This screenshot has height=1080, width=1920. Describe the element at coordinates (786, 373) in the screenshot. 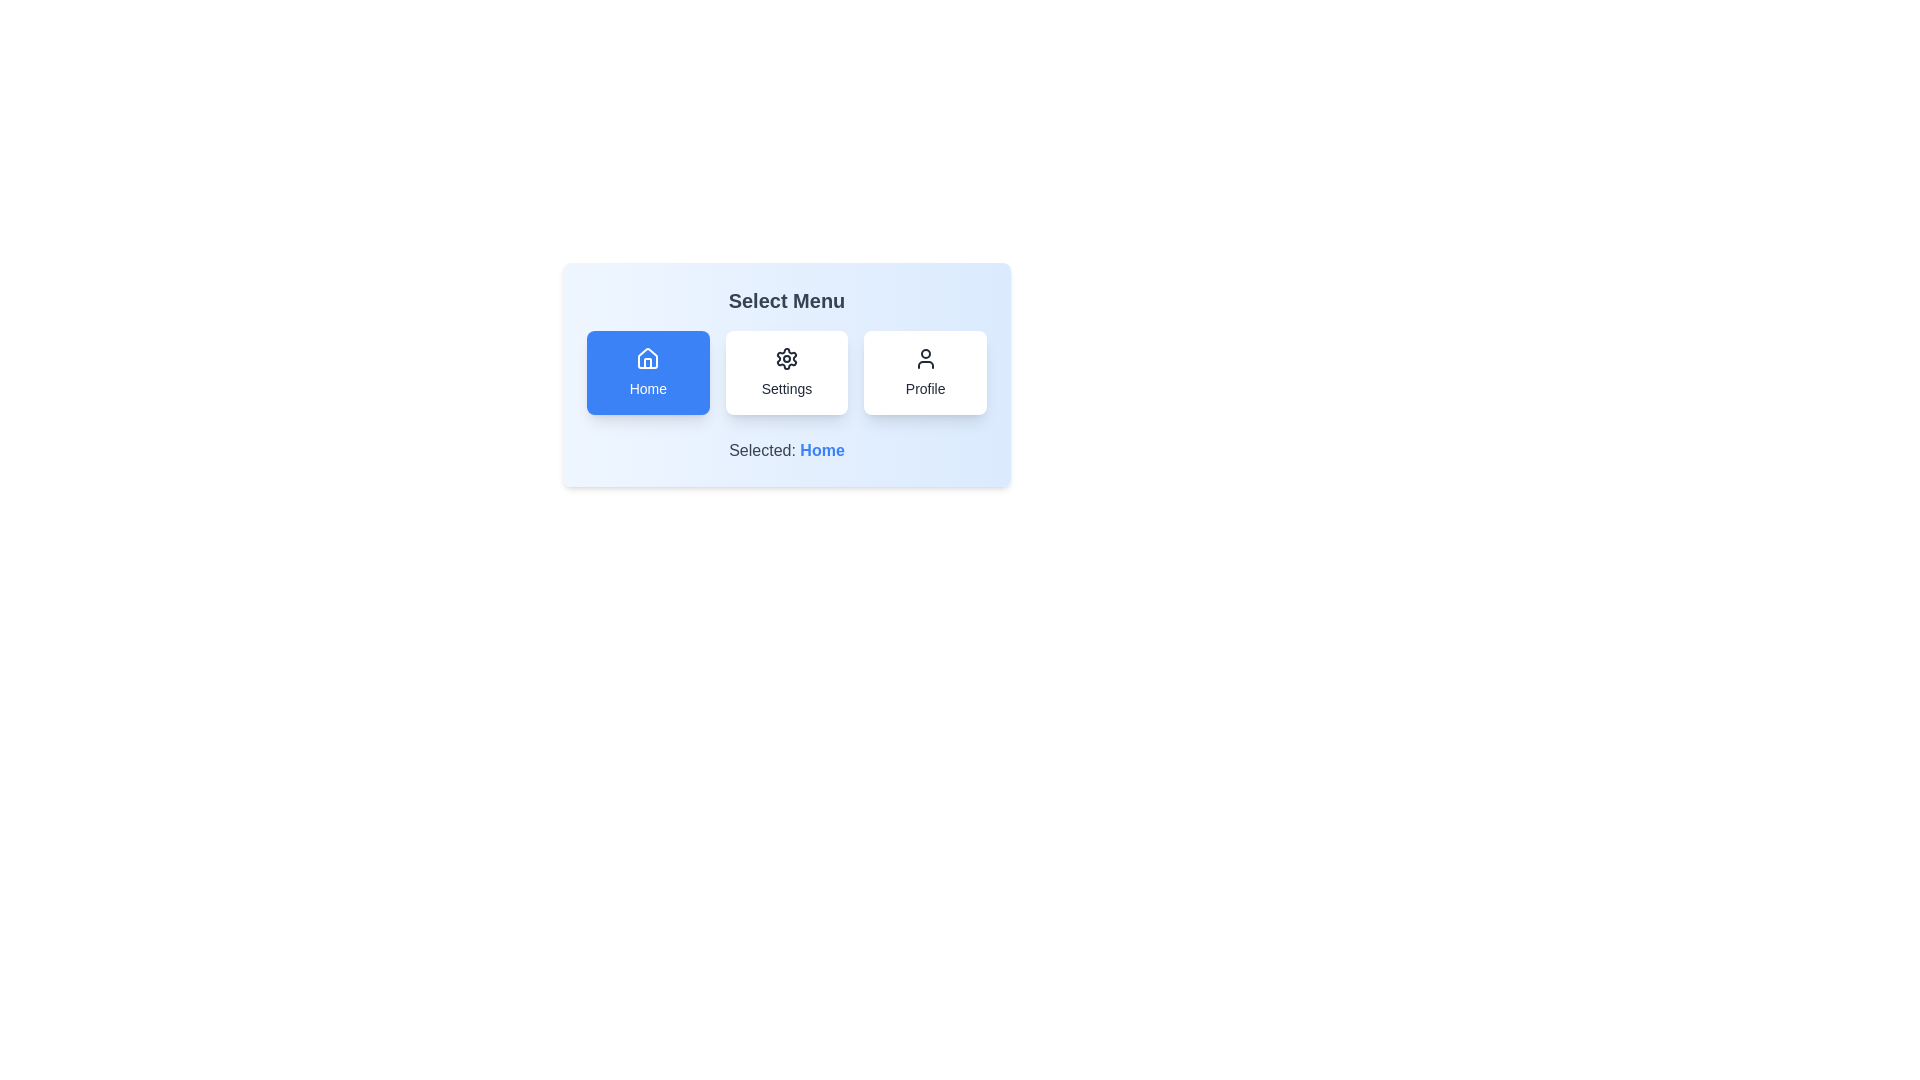

I see `the menu item Settings by clicking on its corresponding button` at that location.